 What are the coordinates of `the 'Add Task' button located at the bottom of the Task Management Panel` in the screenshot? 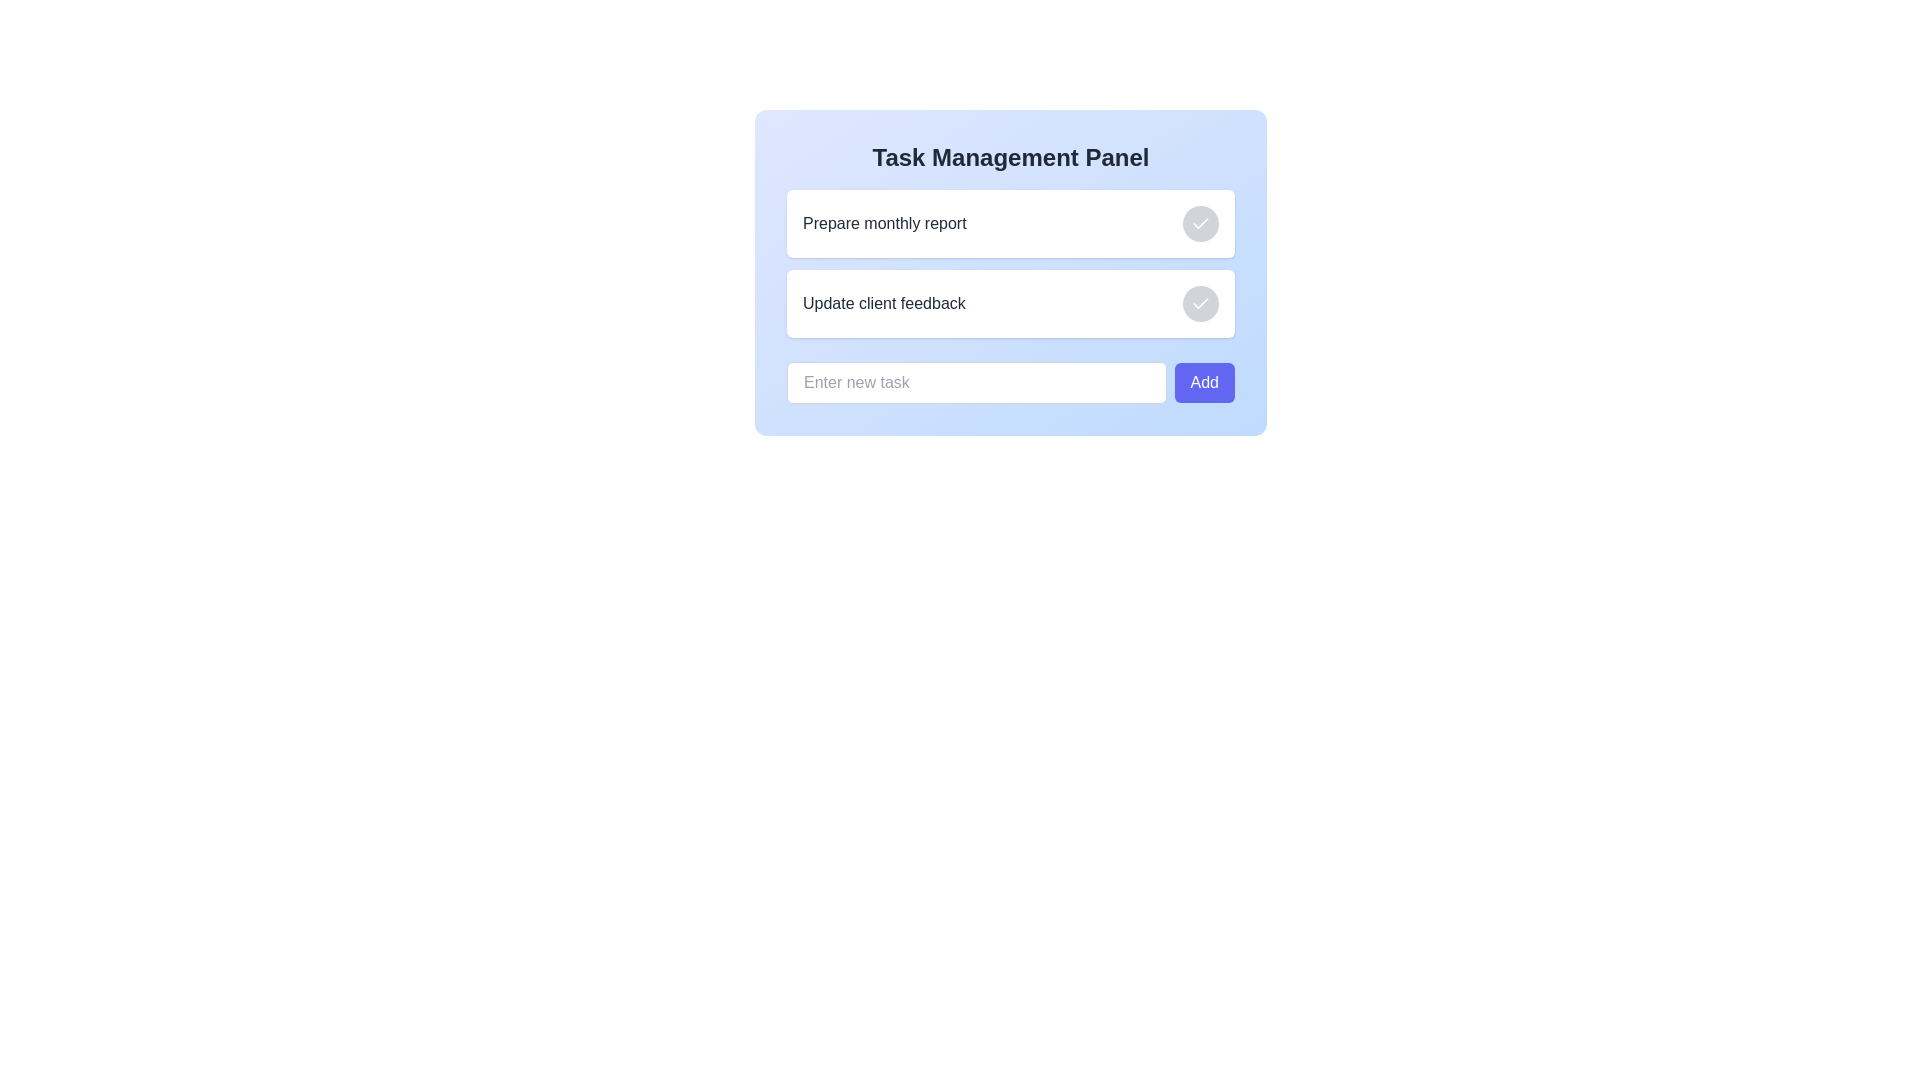 It's located at (1203, 382).